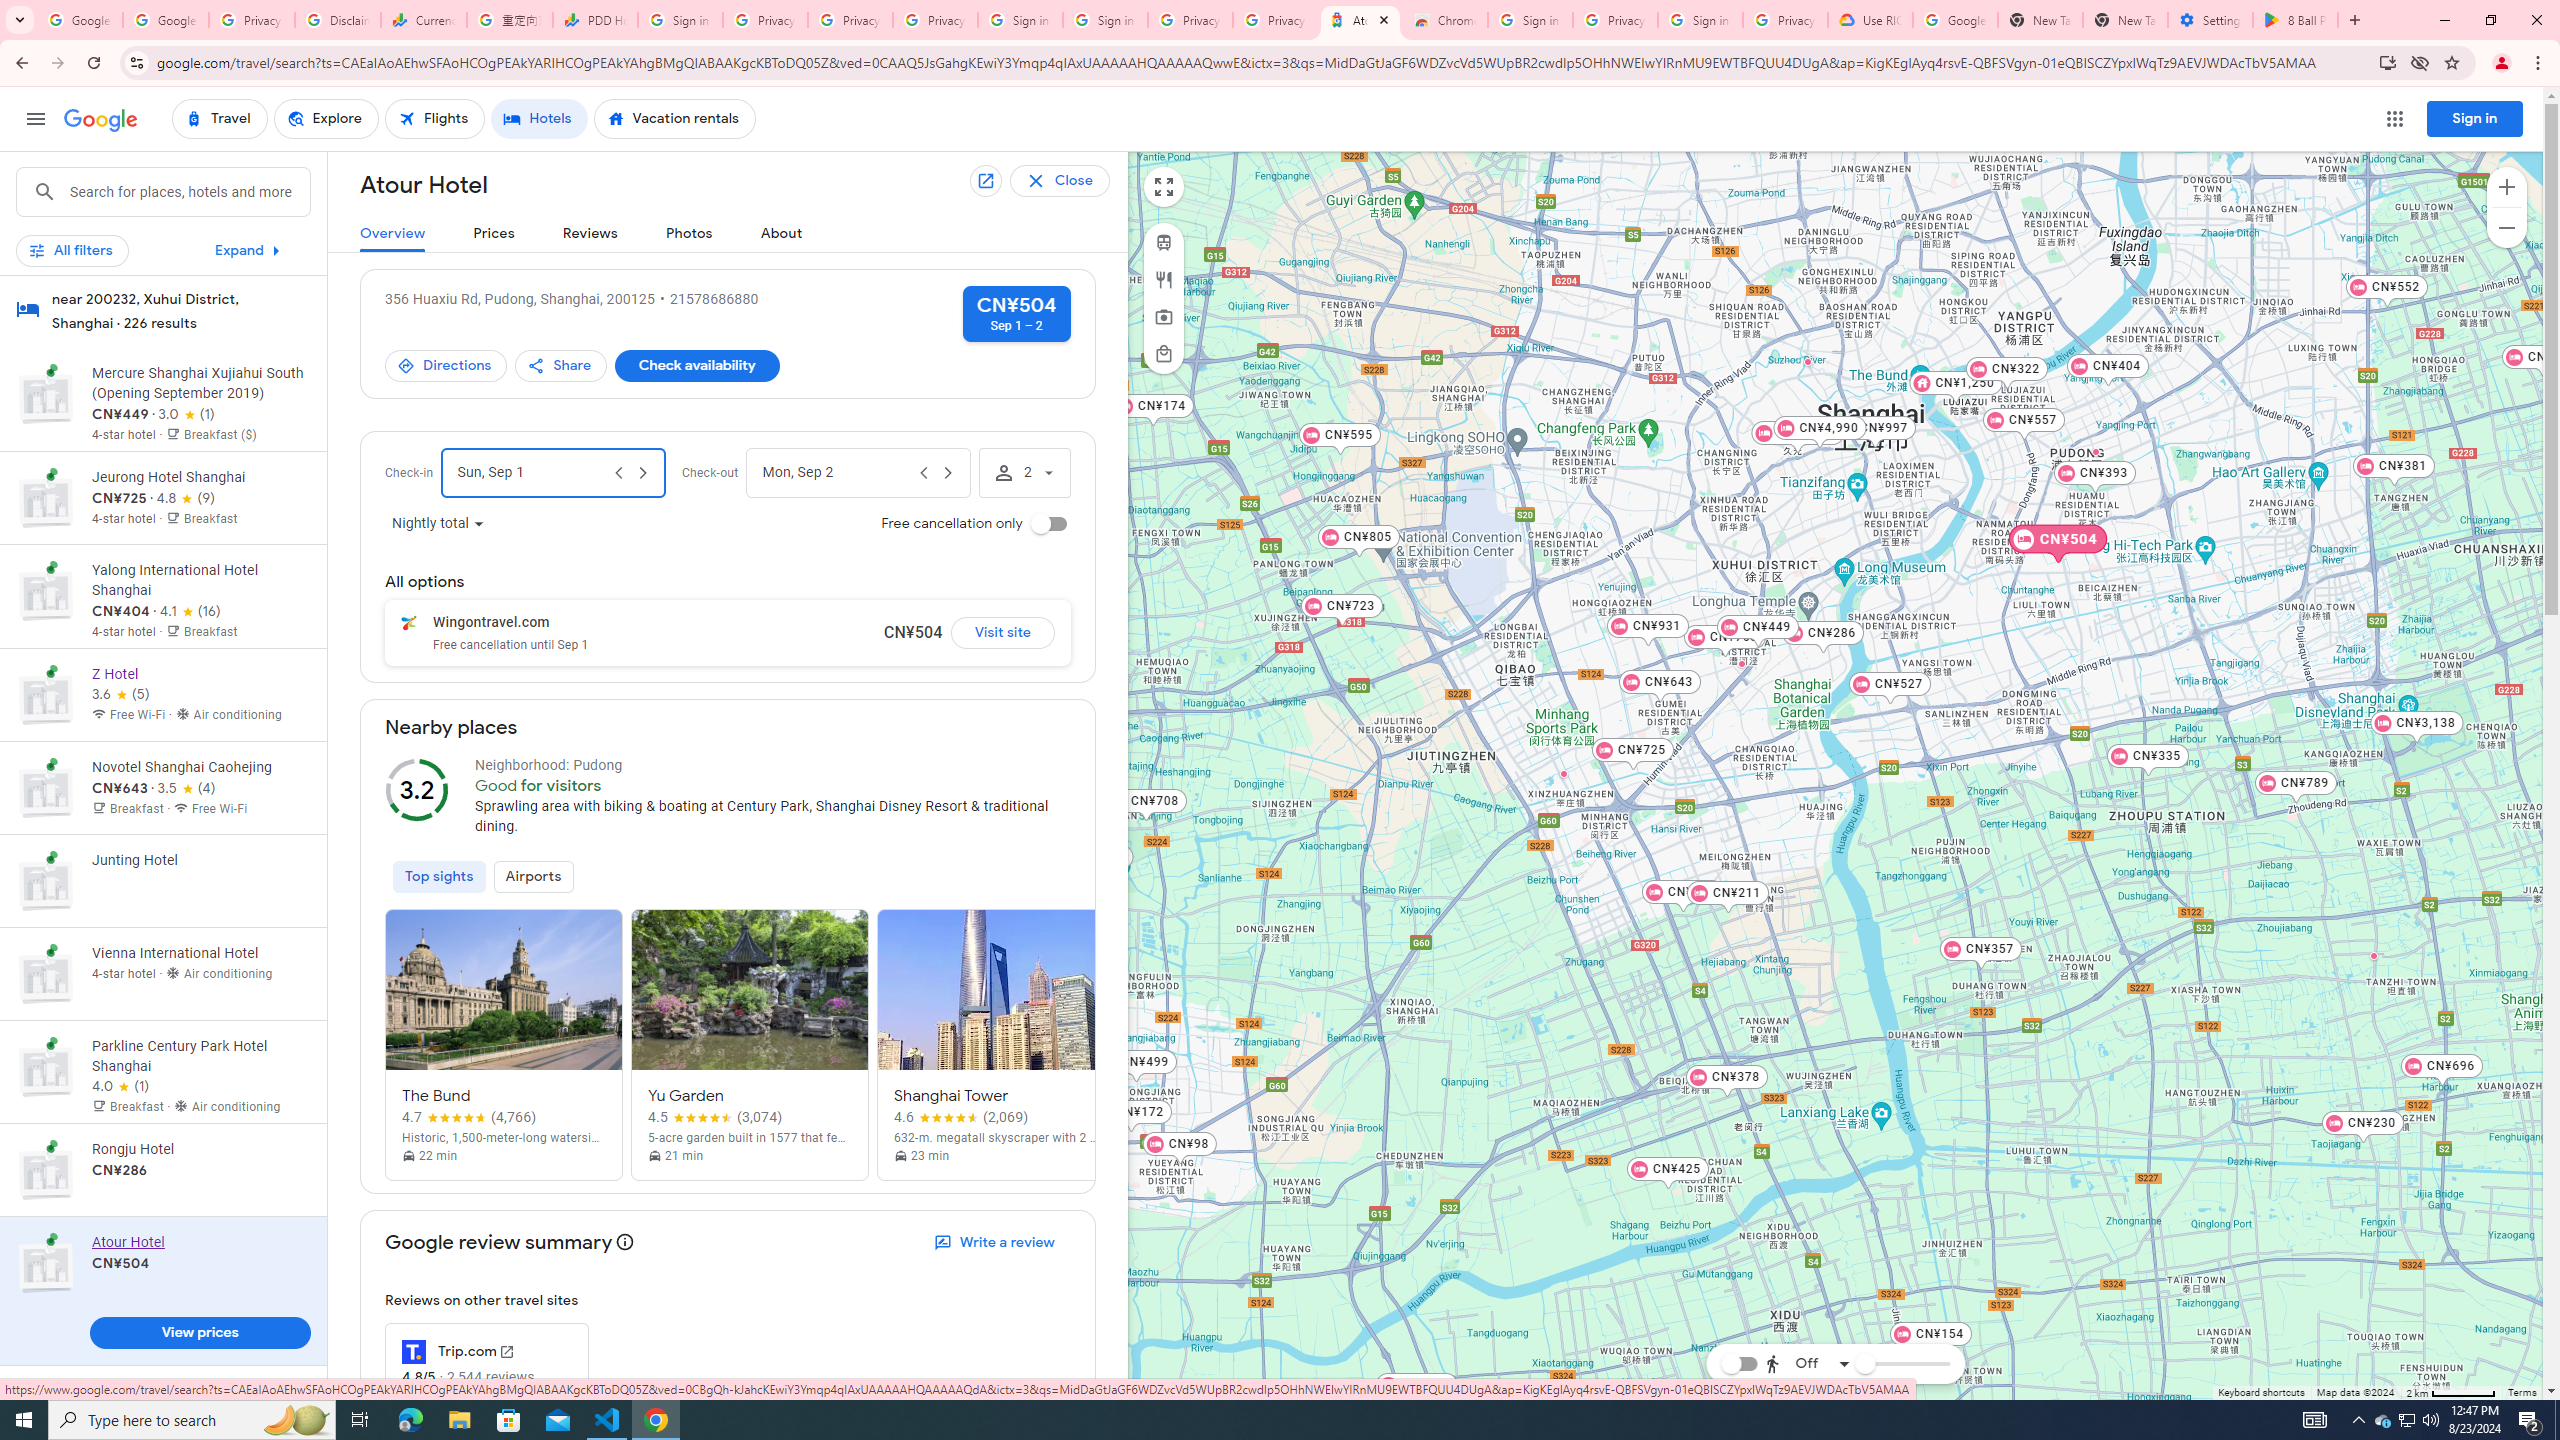 The width and height of the screenshot is (2560, 1440). What do you see at coordinates (1863, 1363) in the screenshot?
I see `'Reachability slider'` at bounding box center [1863, 1363].